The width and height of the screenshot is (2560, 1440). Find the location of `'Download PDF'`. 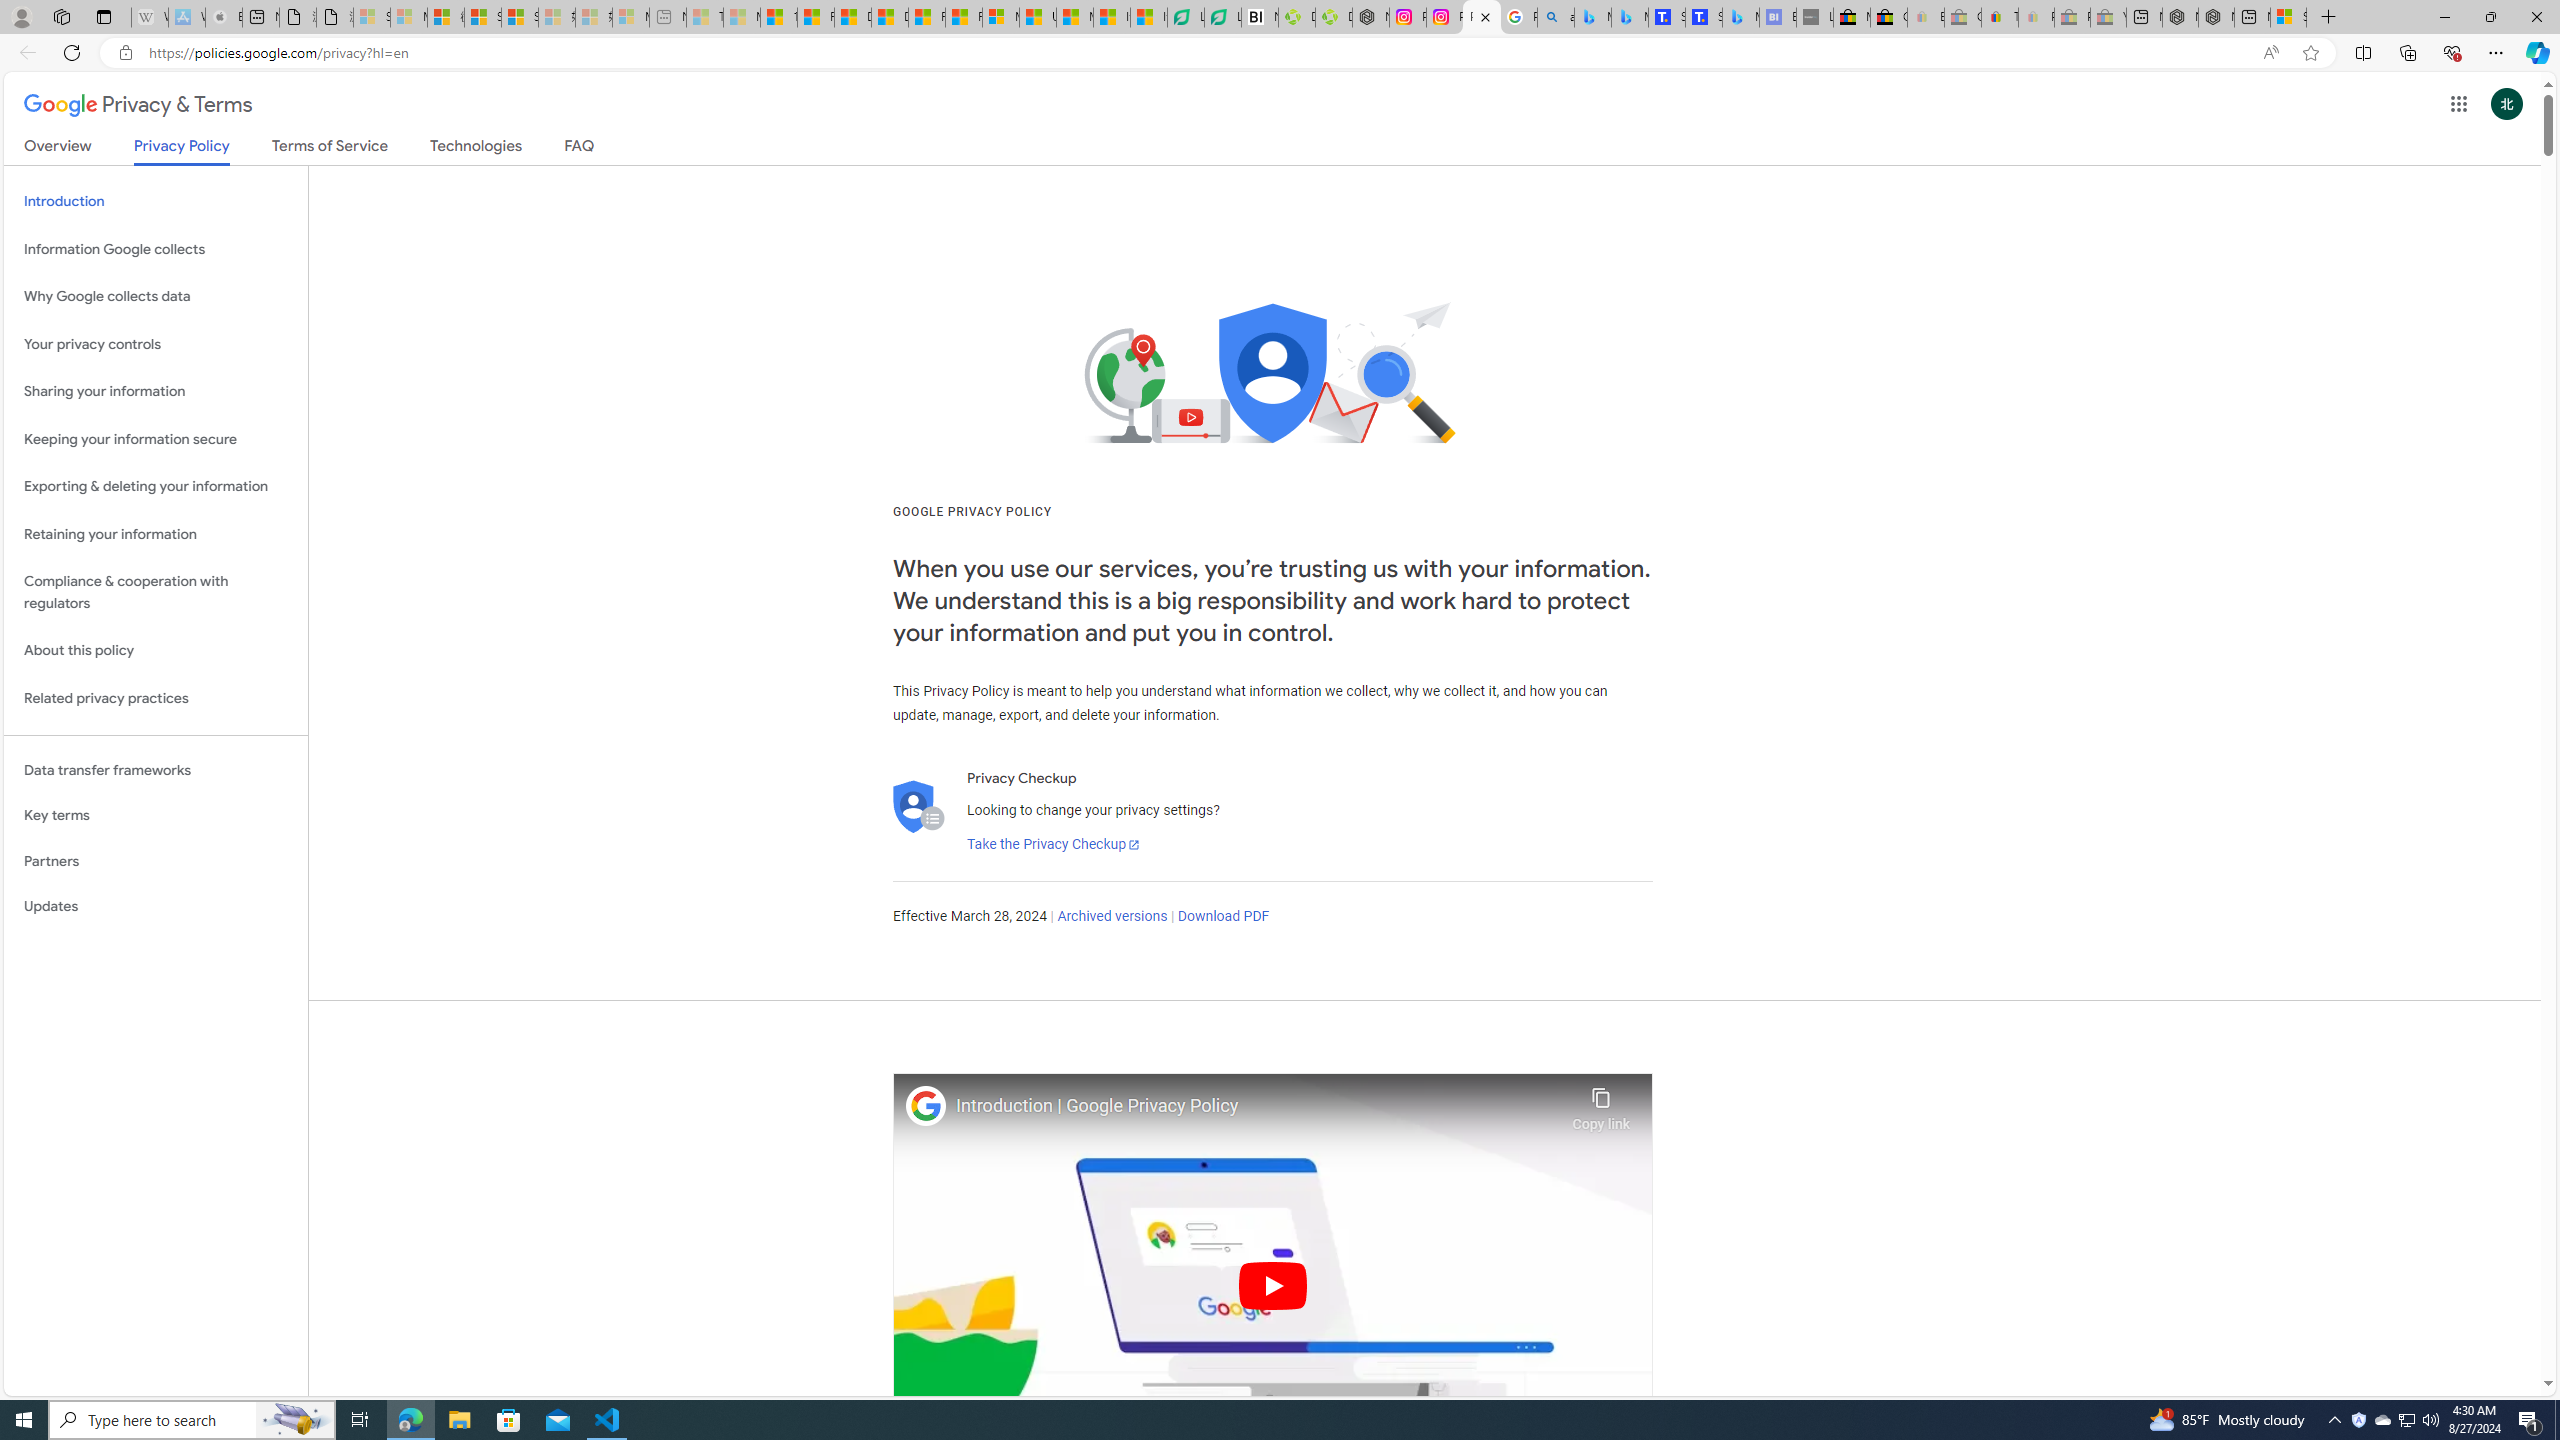

'Download PDF' is located at coordinates (1222, 916).